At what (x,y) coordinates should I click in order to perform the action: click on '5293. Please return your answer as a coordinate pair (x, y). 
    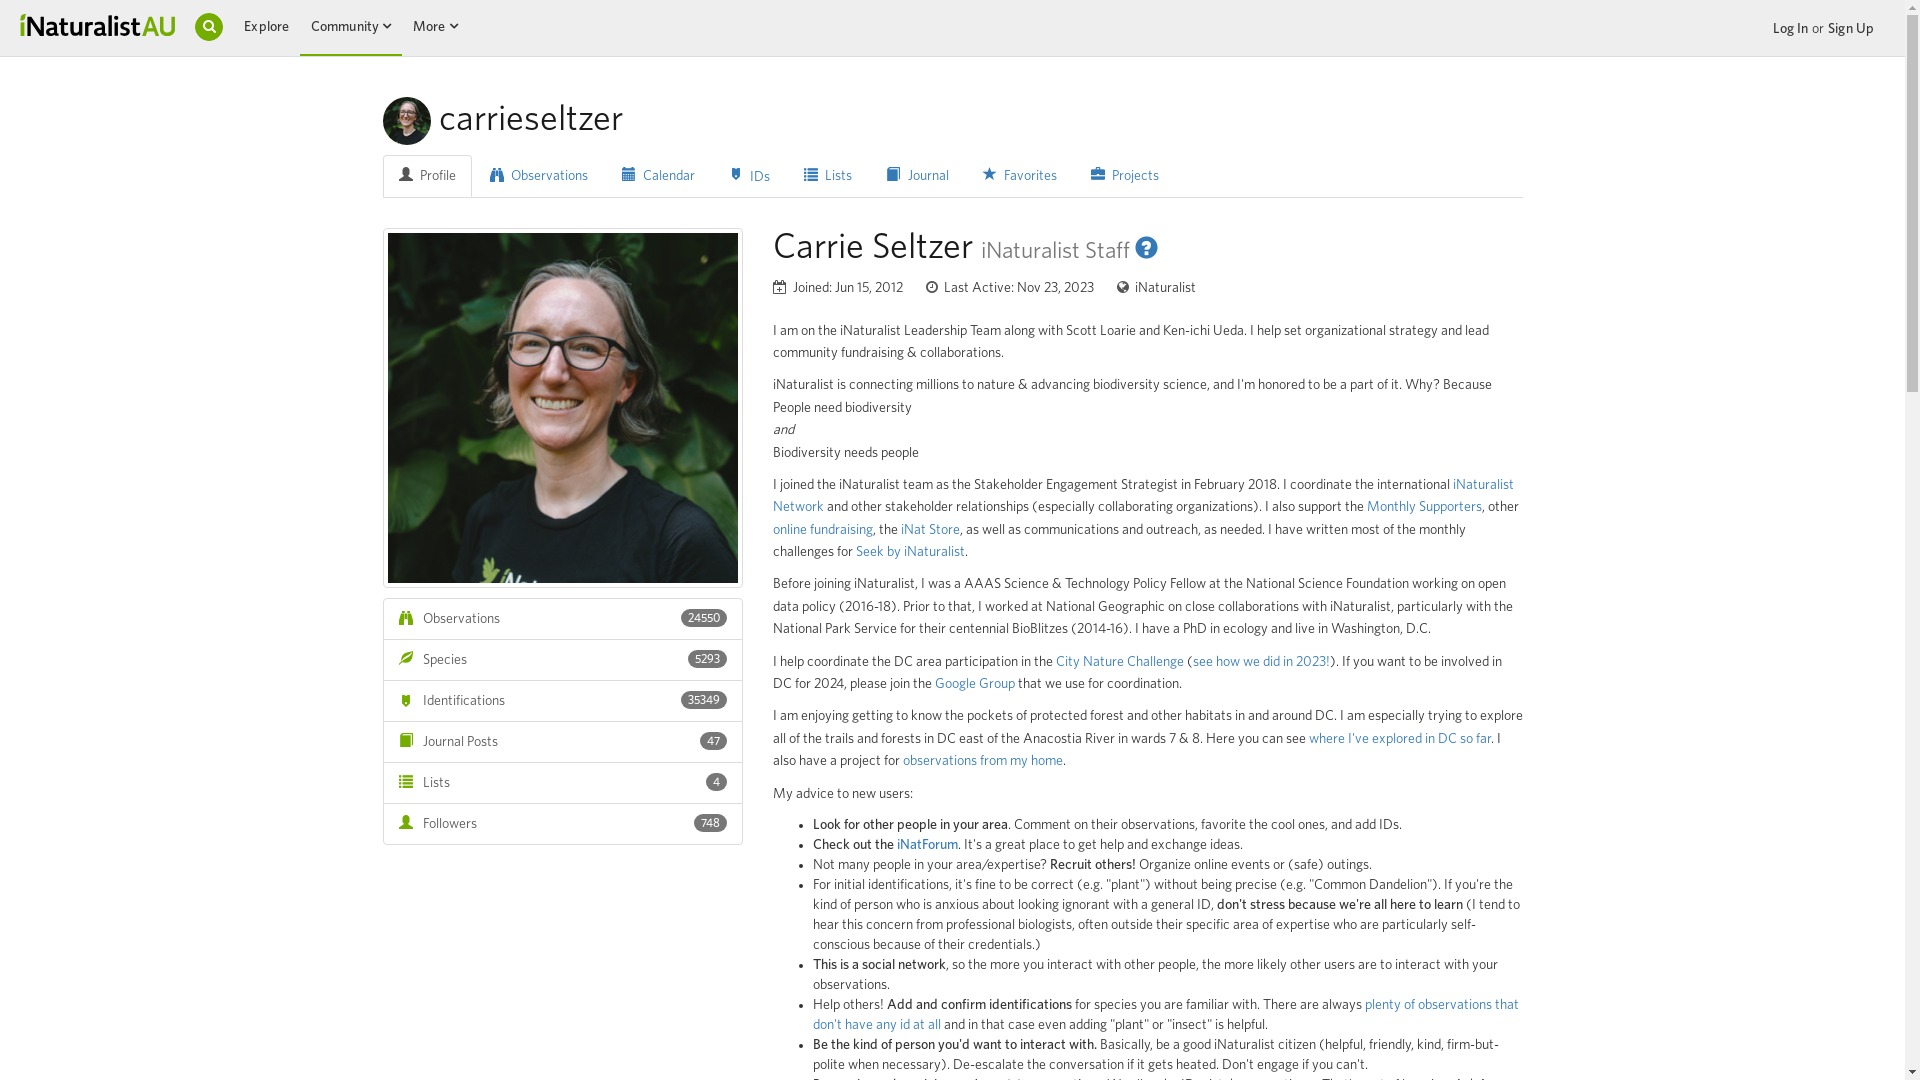
    Looking at the image, I should click on (560, 659).